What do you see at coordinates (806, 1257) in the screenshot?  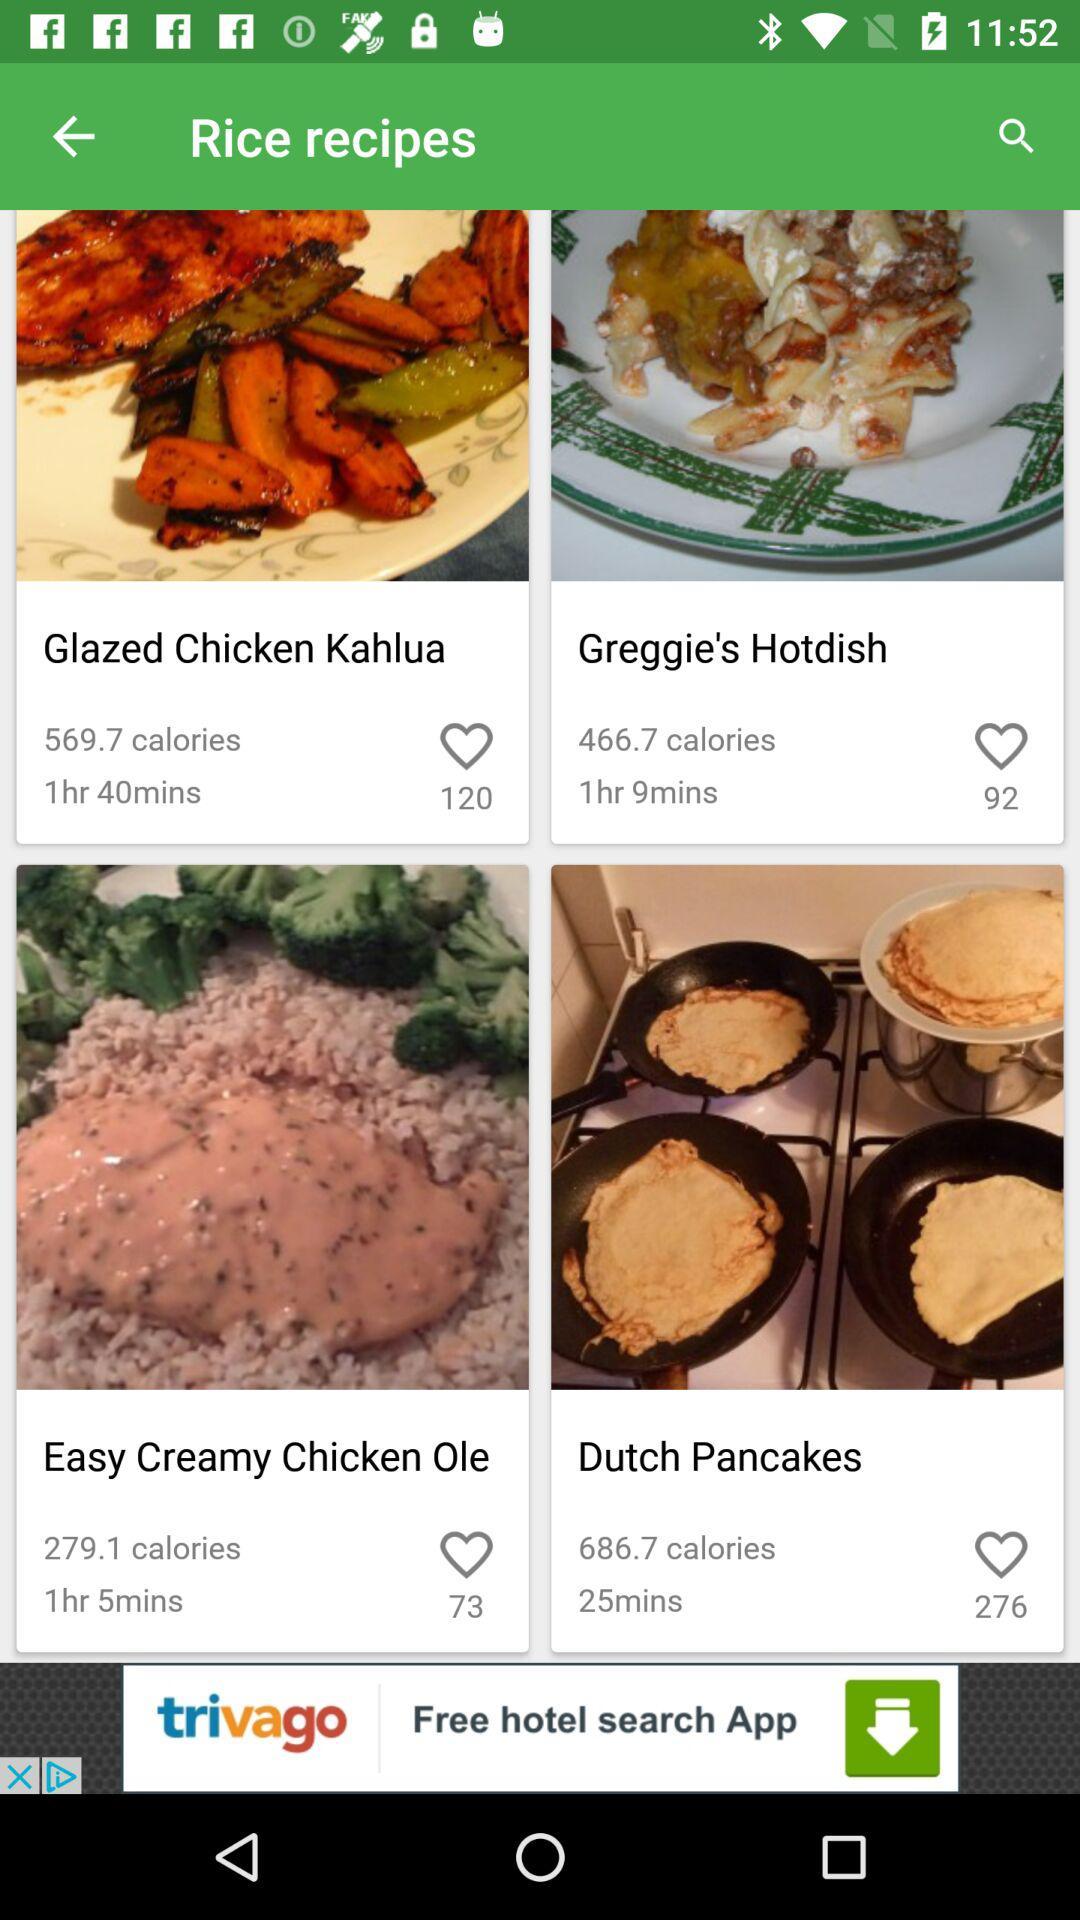 I see `the last image of the page` at bounding box center [806, 1257].